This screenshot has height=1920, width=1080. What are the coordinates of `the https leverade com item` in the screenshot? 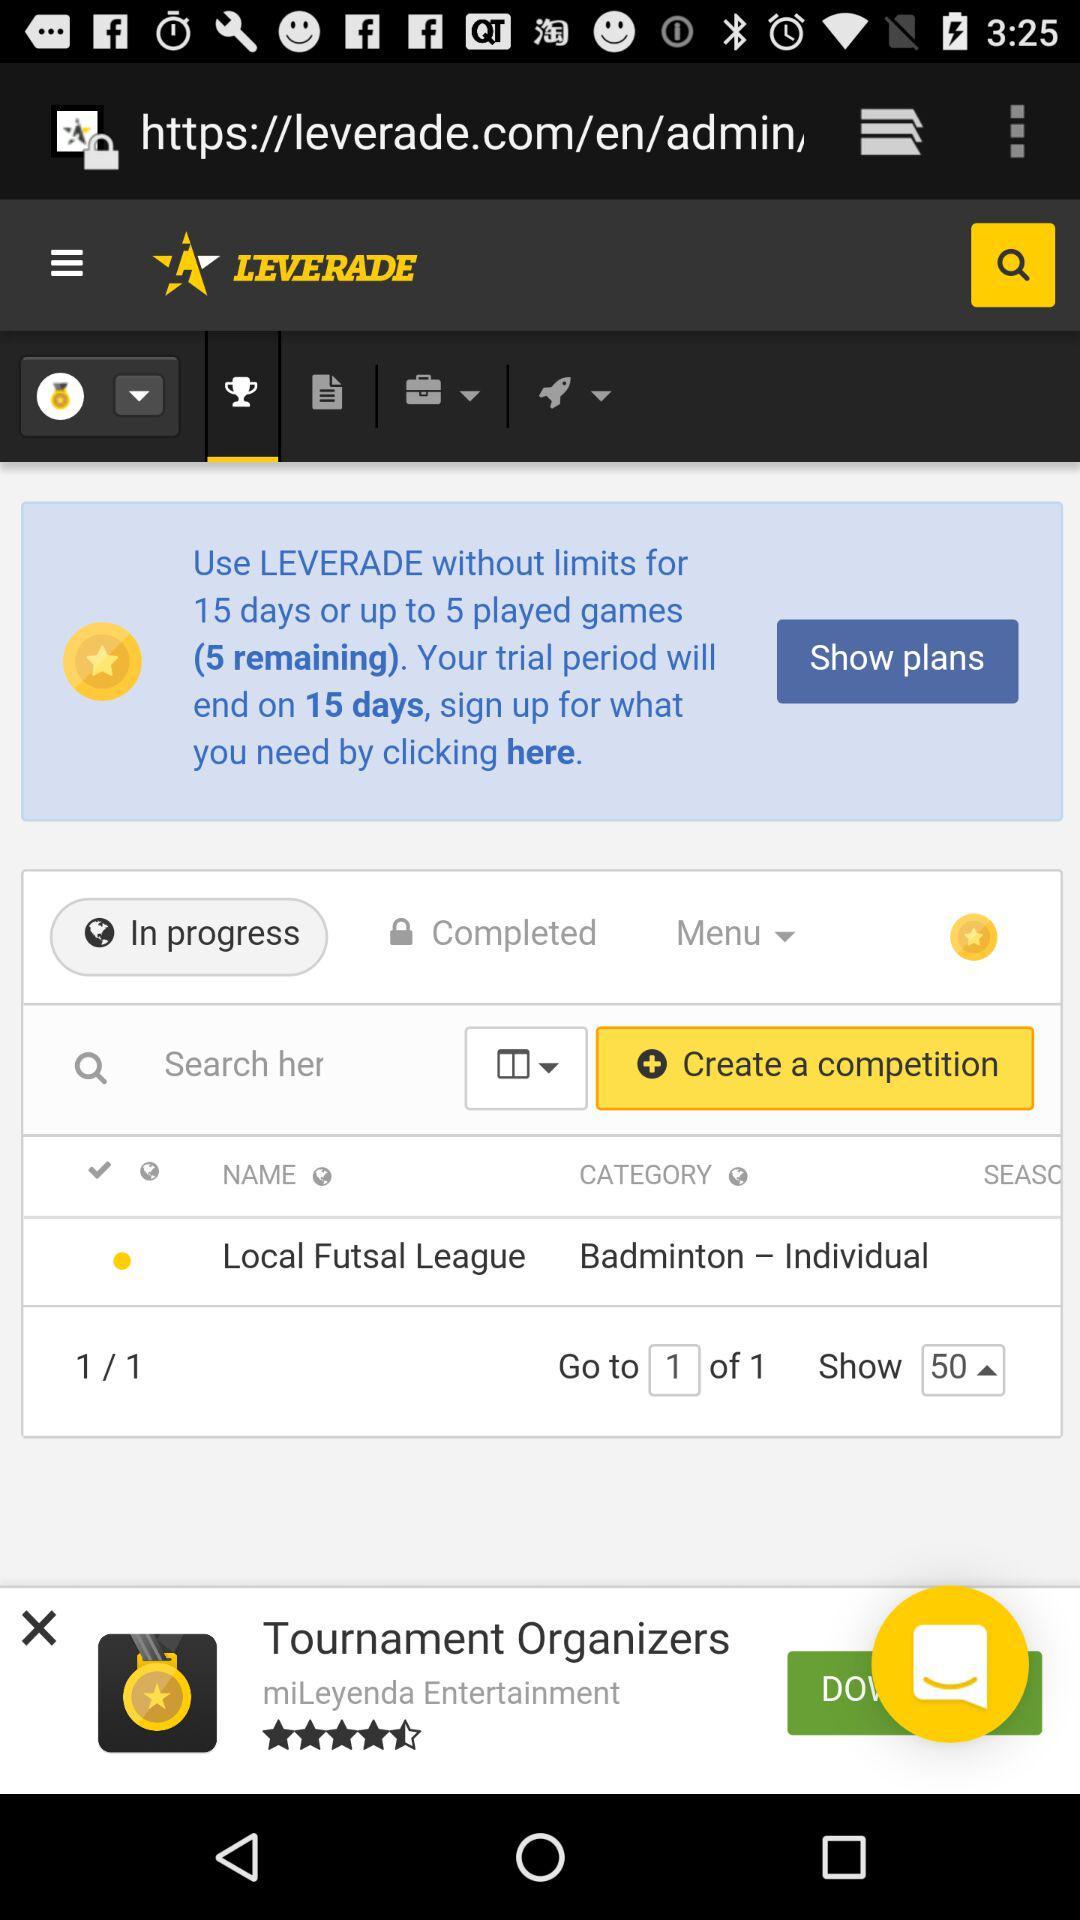 It's located at (472, 130).